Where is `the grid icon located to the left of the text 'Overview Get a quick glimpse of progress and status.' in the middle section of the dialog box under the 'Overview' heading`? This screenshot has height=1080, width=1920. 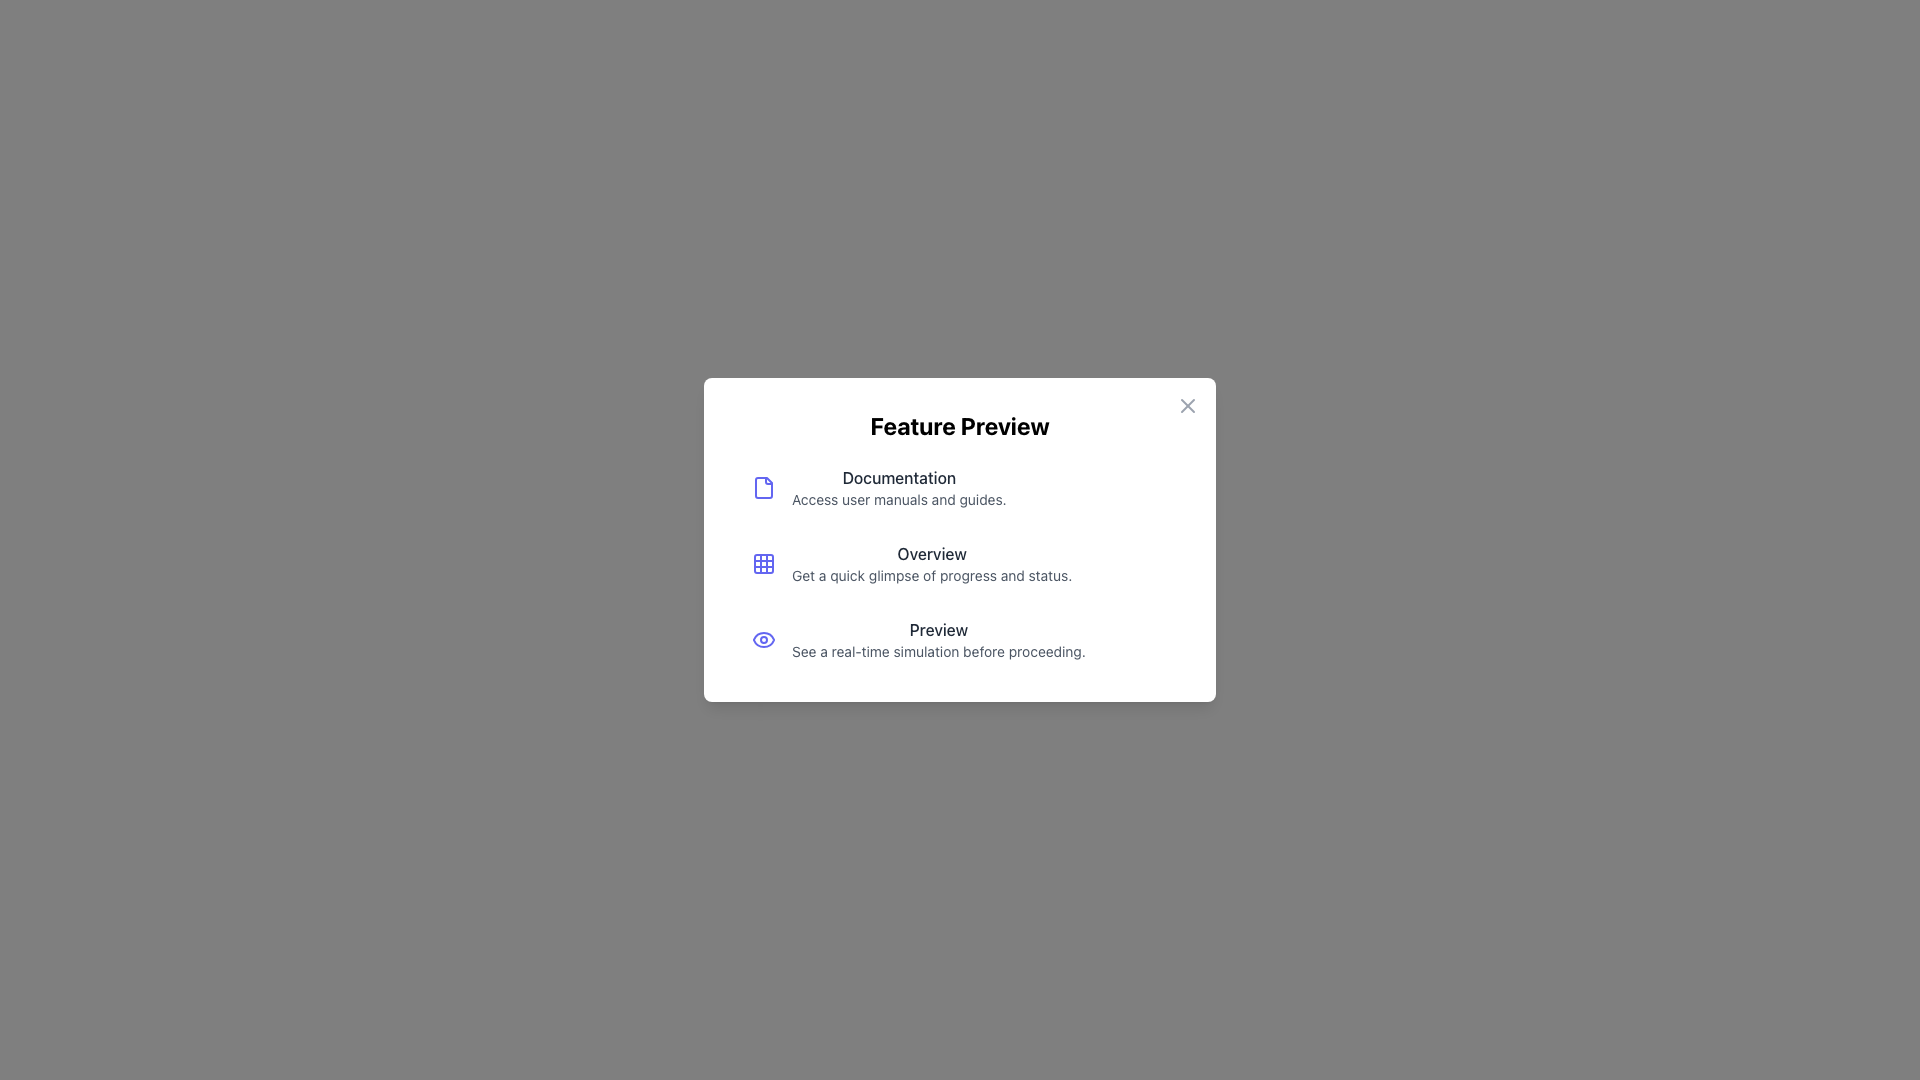 the grid icon located to the left of the text 'Overview Get a quick glimpse of progress and status.' in the middle section of the dialog box under the 'Overview' heading is located at coordinates (762, 563).